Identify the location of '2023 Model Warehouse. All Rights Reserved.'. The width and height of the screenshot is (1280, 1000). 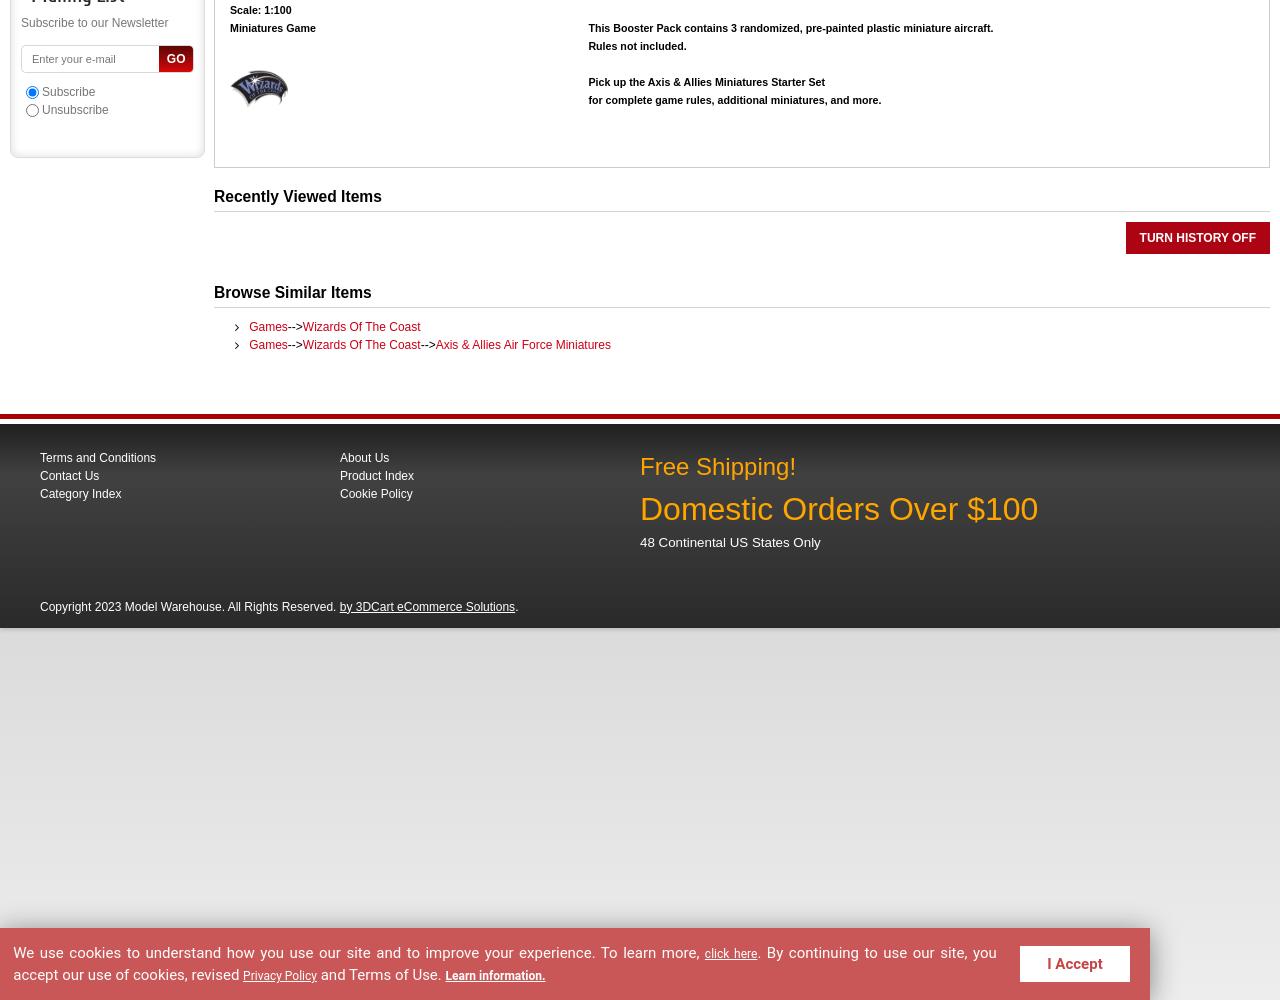
(216, 605).